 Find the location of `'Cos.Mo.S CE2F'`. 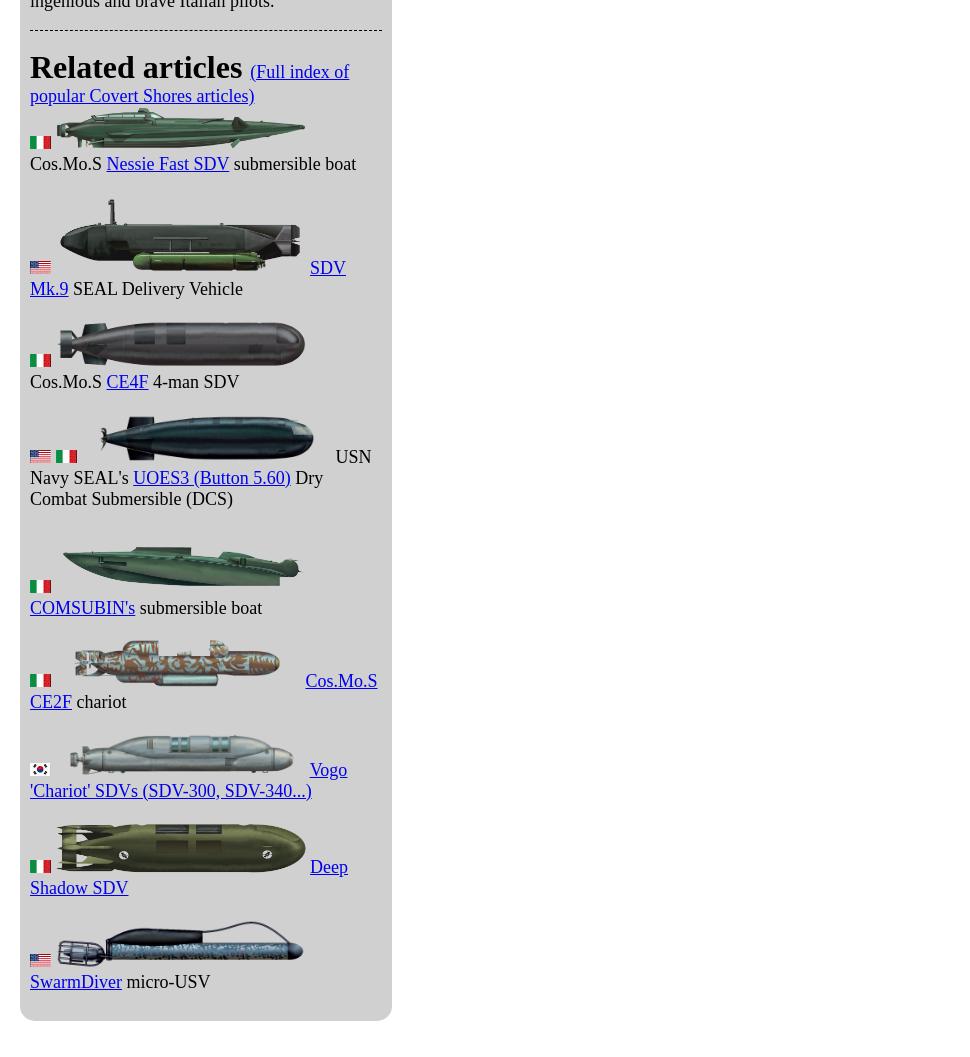

'Cos.Mo.S CE2F' is located at coordinates (203, 689).